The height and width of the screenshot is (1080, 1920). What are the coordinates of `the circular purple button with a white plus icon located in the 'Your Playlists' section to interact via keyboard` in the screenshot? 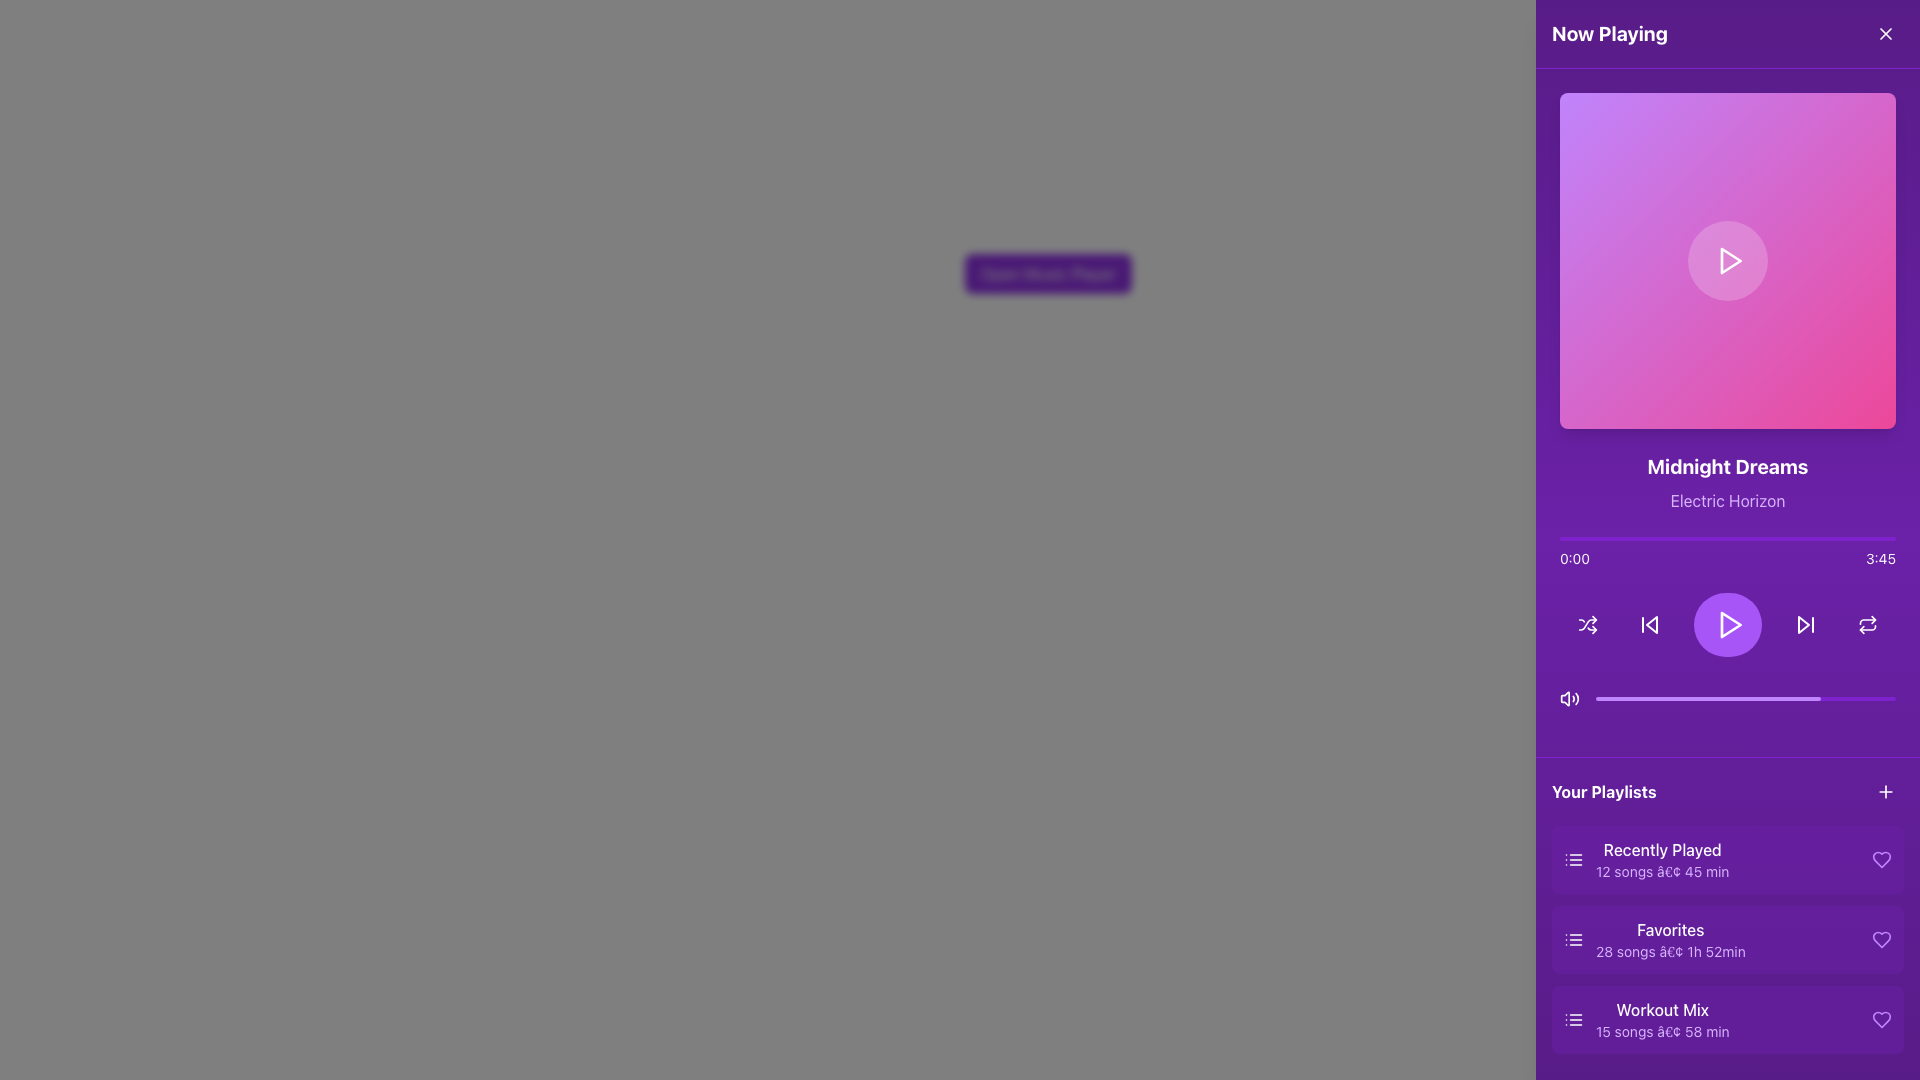 It's located at (1885, 790).